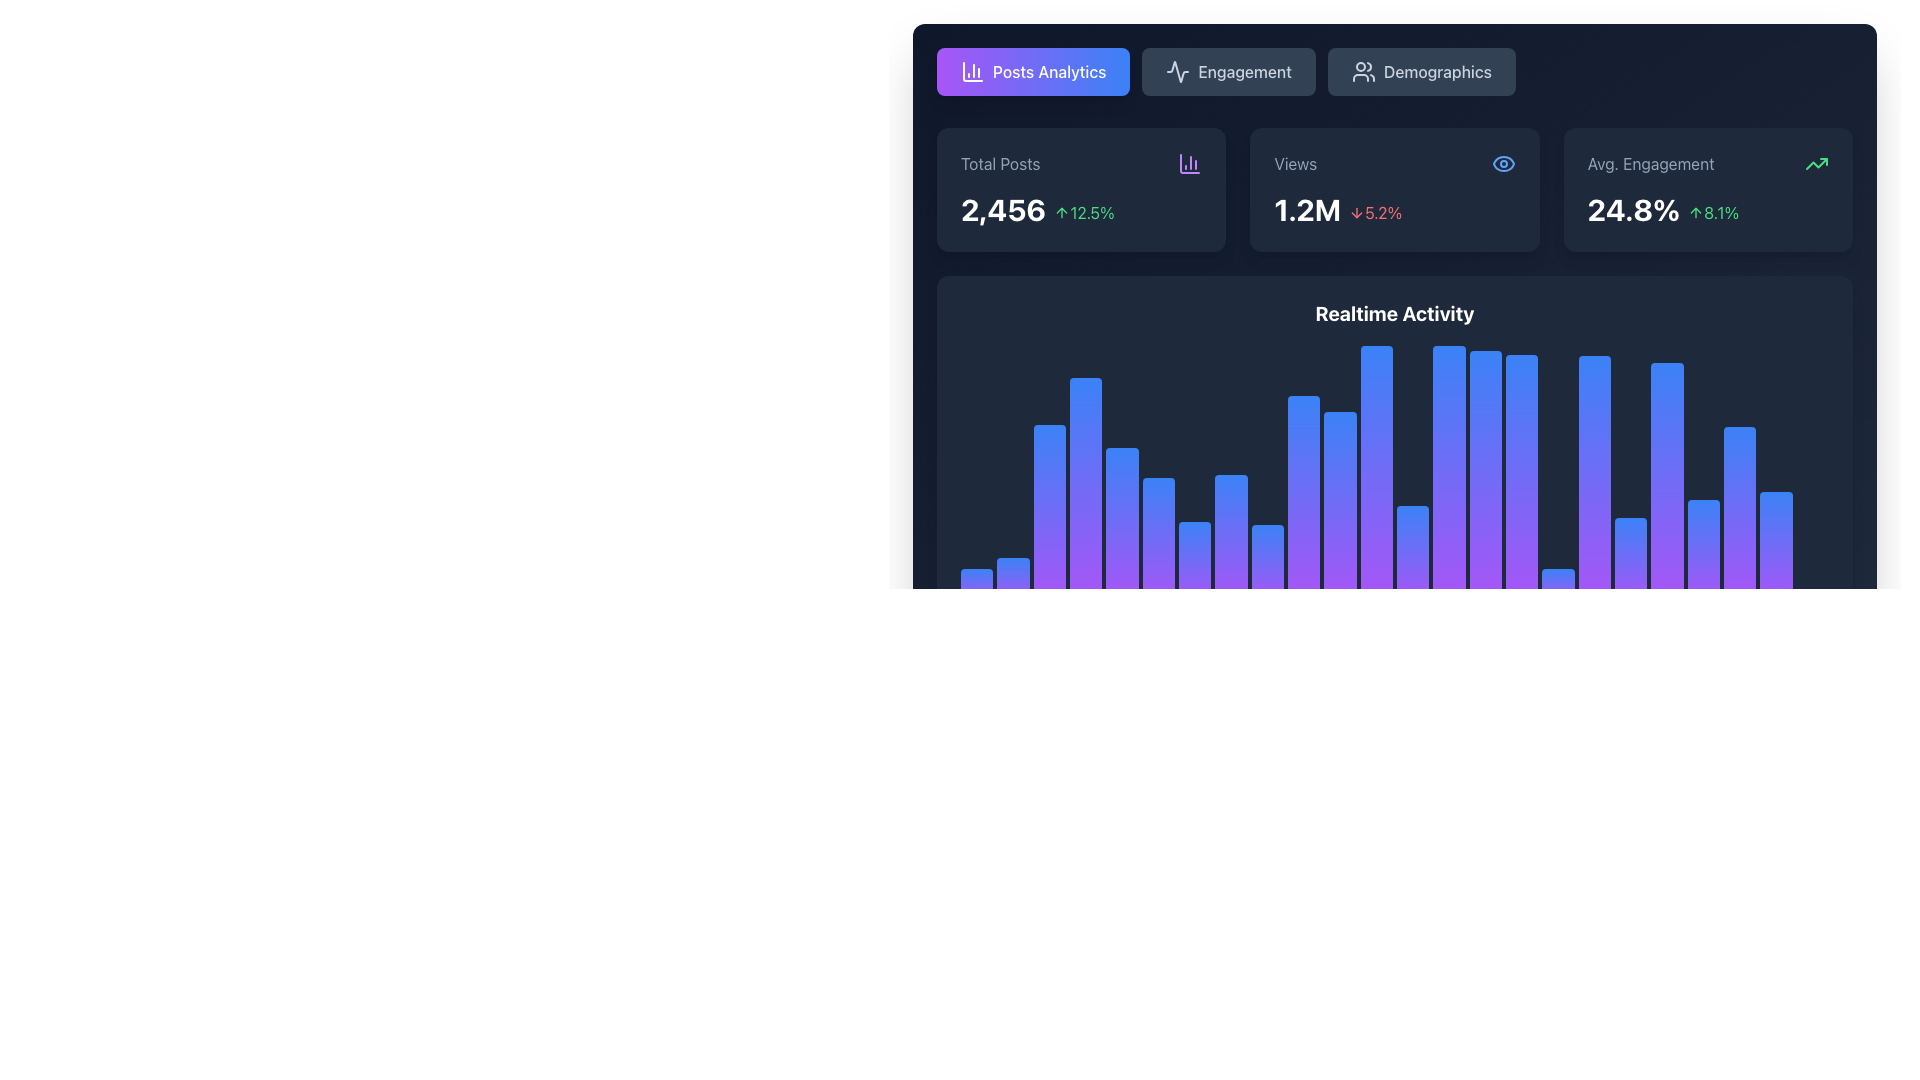 Image resolution: width=1920 pixels, height=1080 pixels. Describe the element at coordinates (1158, 581) in the screenshot. I see `the sixth vertical bar in the bar chart, which represents a data point visually corresponding to its relative value compared to other bars` at that location.